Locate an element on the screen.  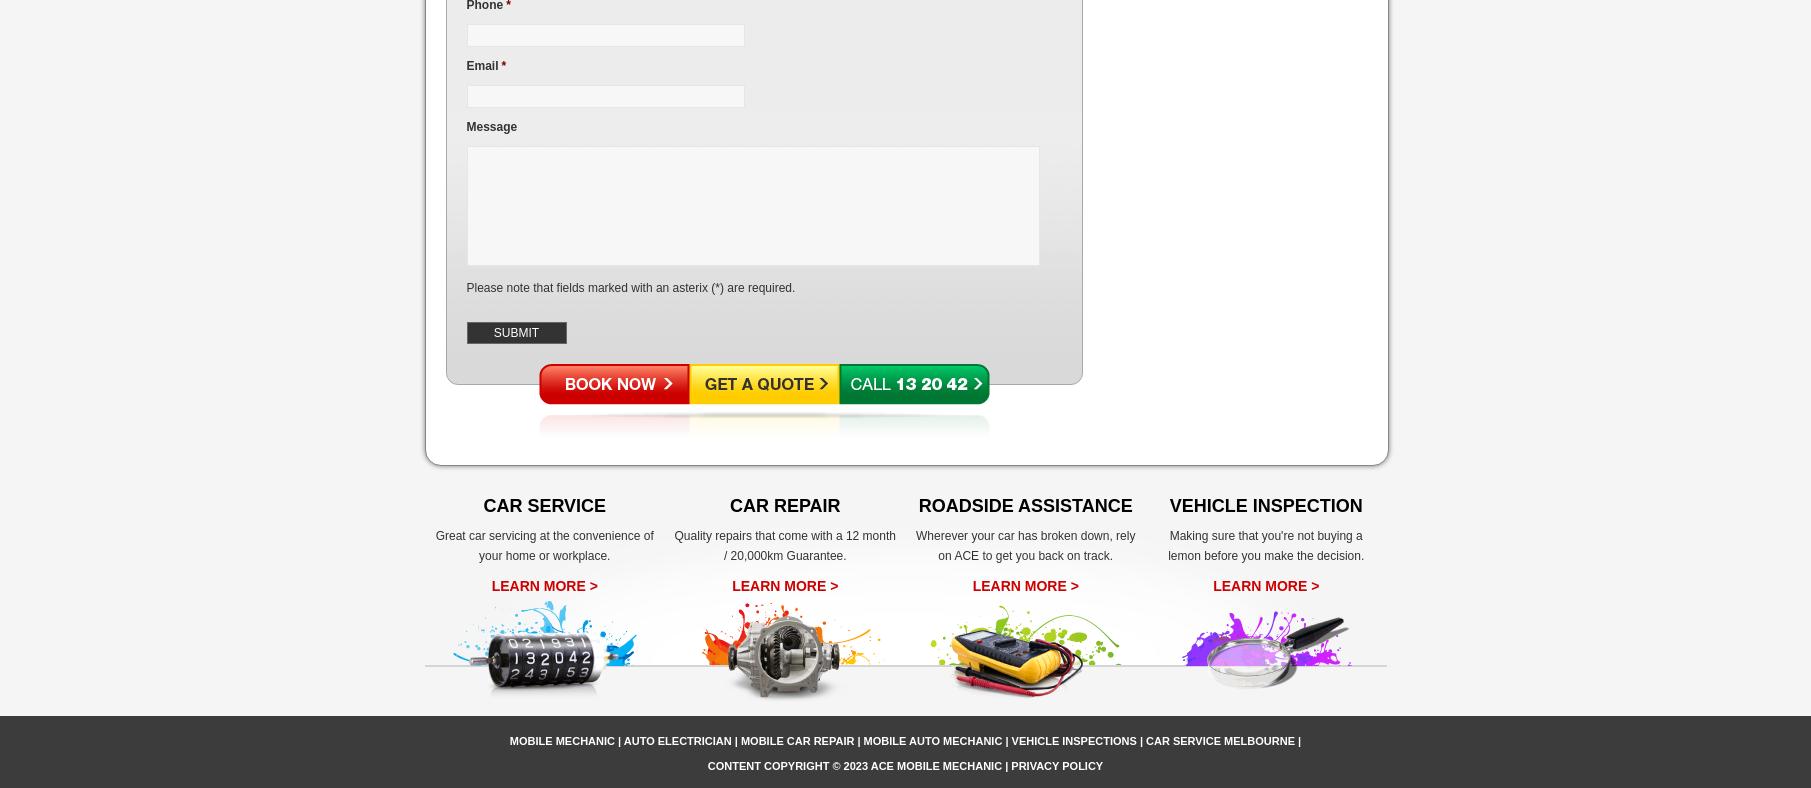
'Mobile Car Repair' is located at coordinates (796, 740).